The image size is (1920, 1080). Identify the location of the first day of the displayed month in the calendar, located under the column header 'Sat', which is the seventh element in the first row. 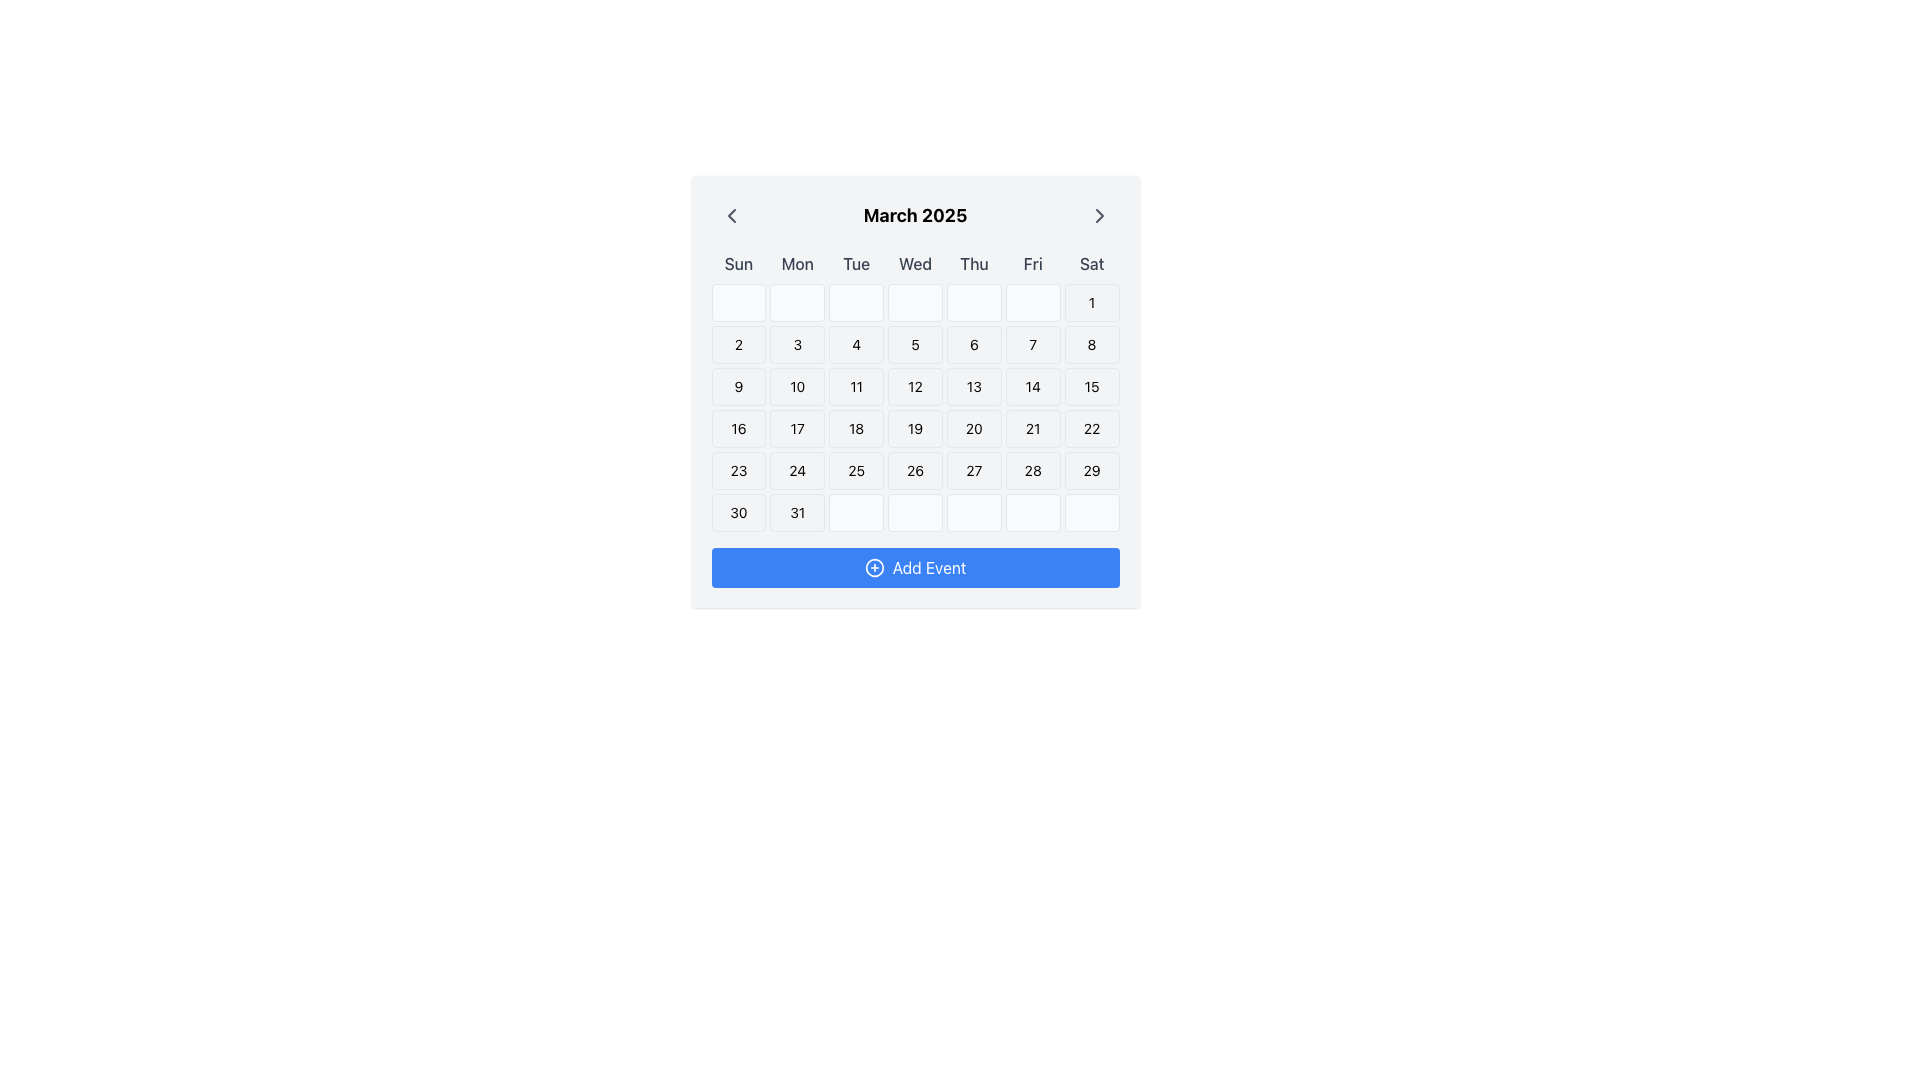
(1091, 303).